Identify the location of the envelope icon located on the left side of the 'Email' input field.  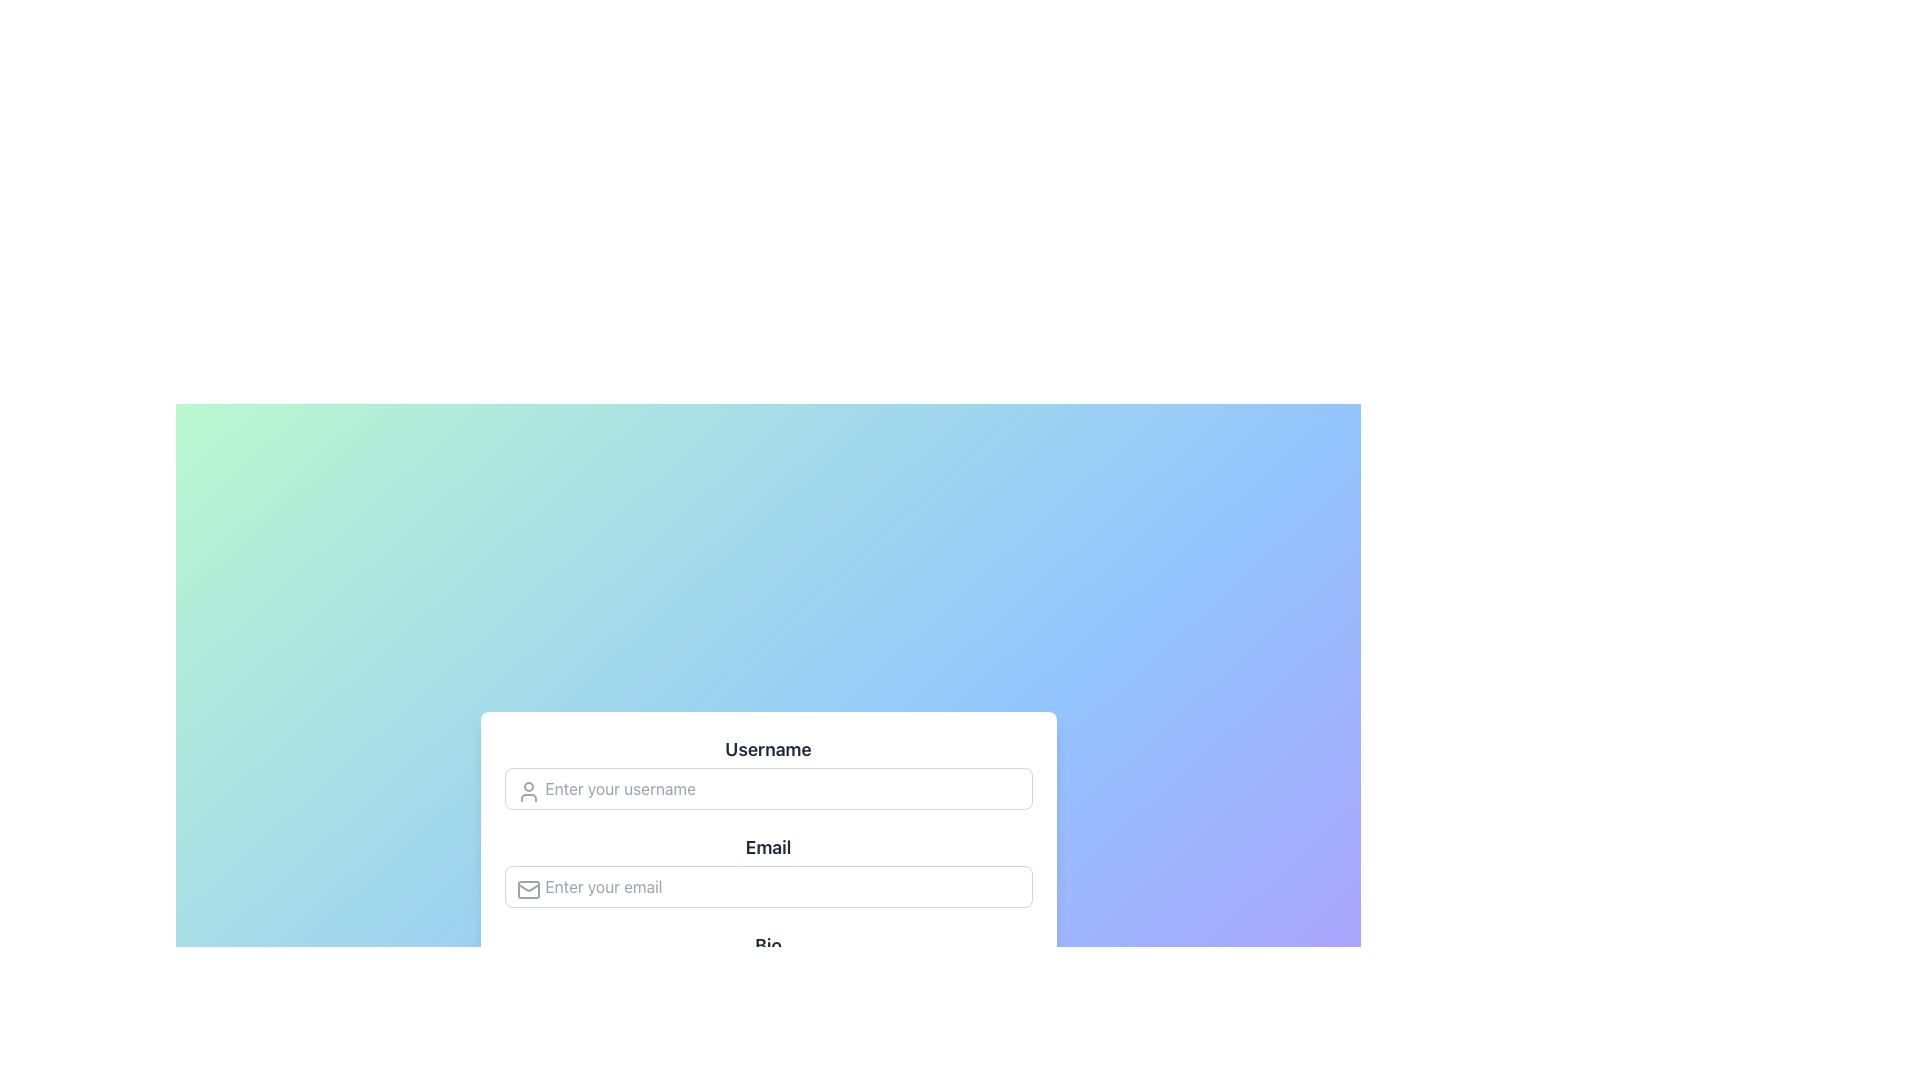
(528, 889).